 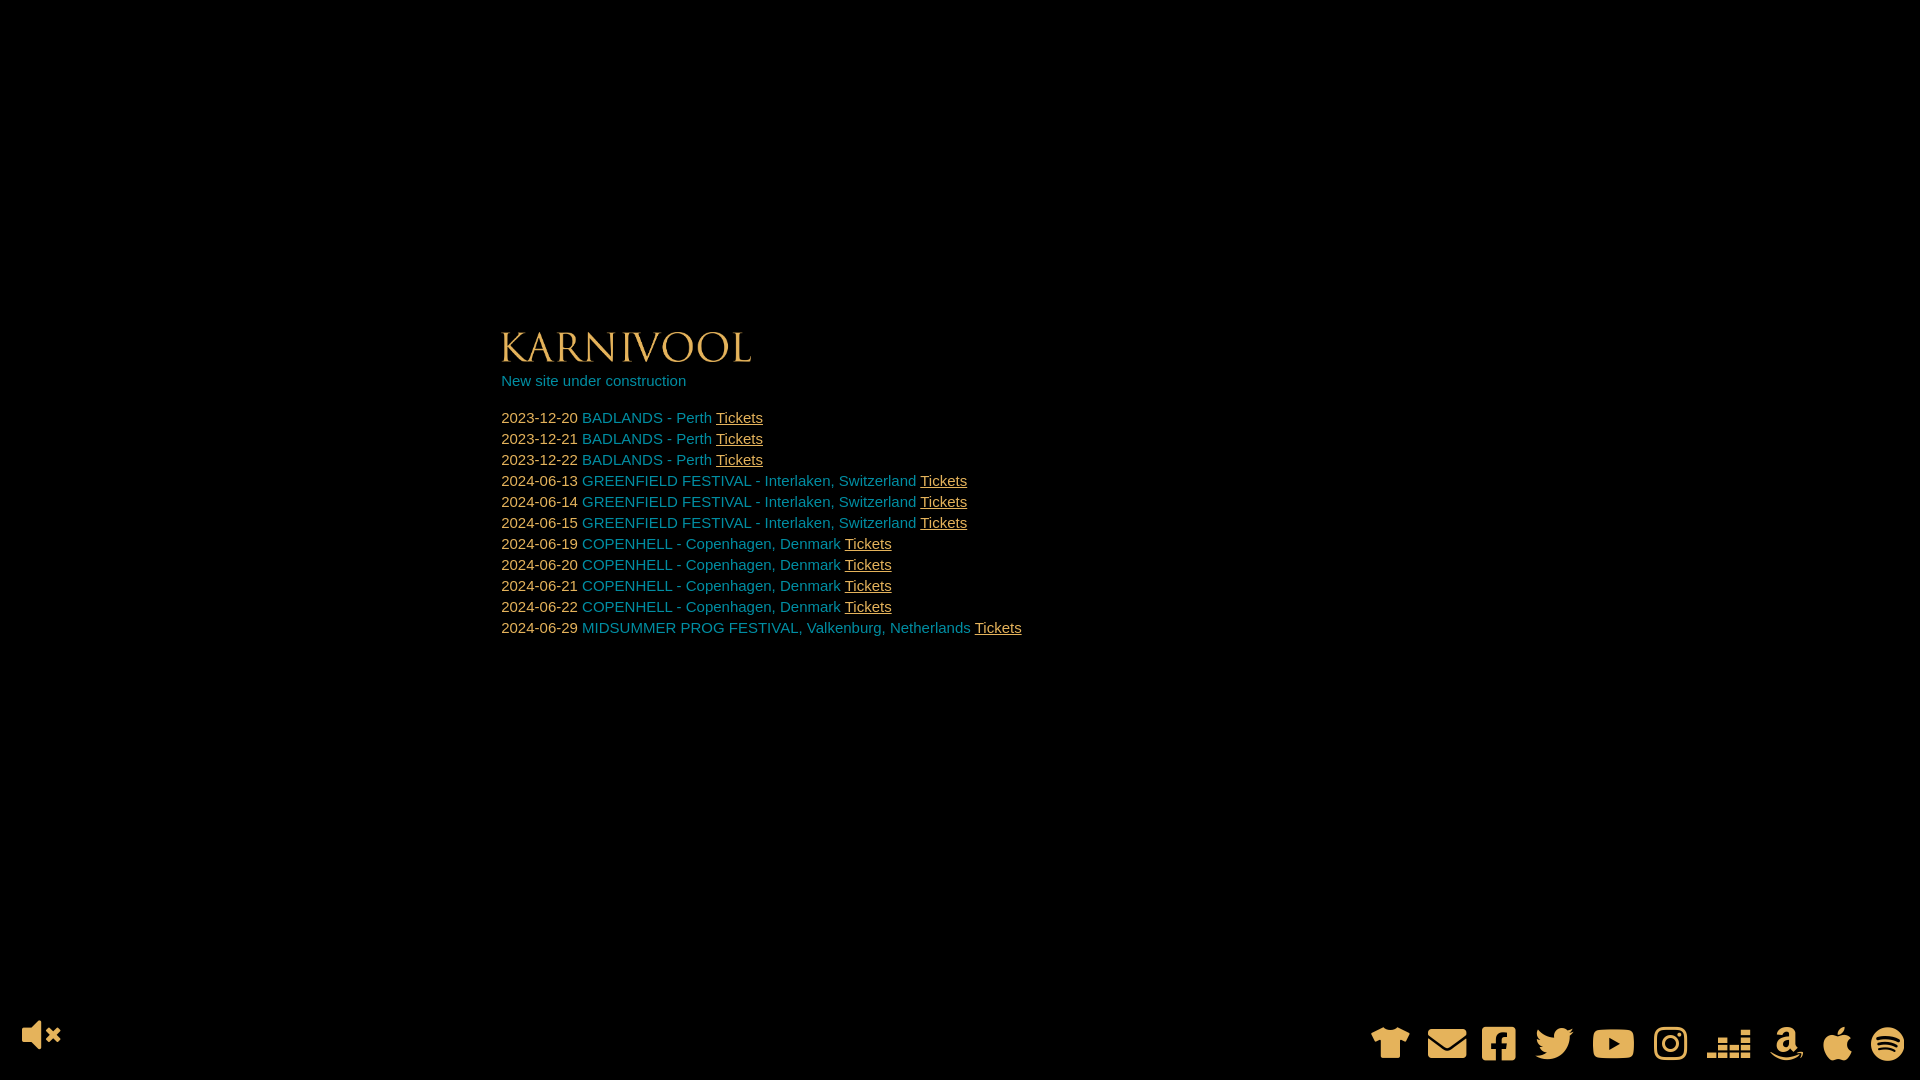 What do you see at coordinates (738, 416) in the screenshot?
I see `'Tickets'` at bounding box center [738, 416].